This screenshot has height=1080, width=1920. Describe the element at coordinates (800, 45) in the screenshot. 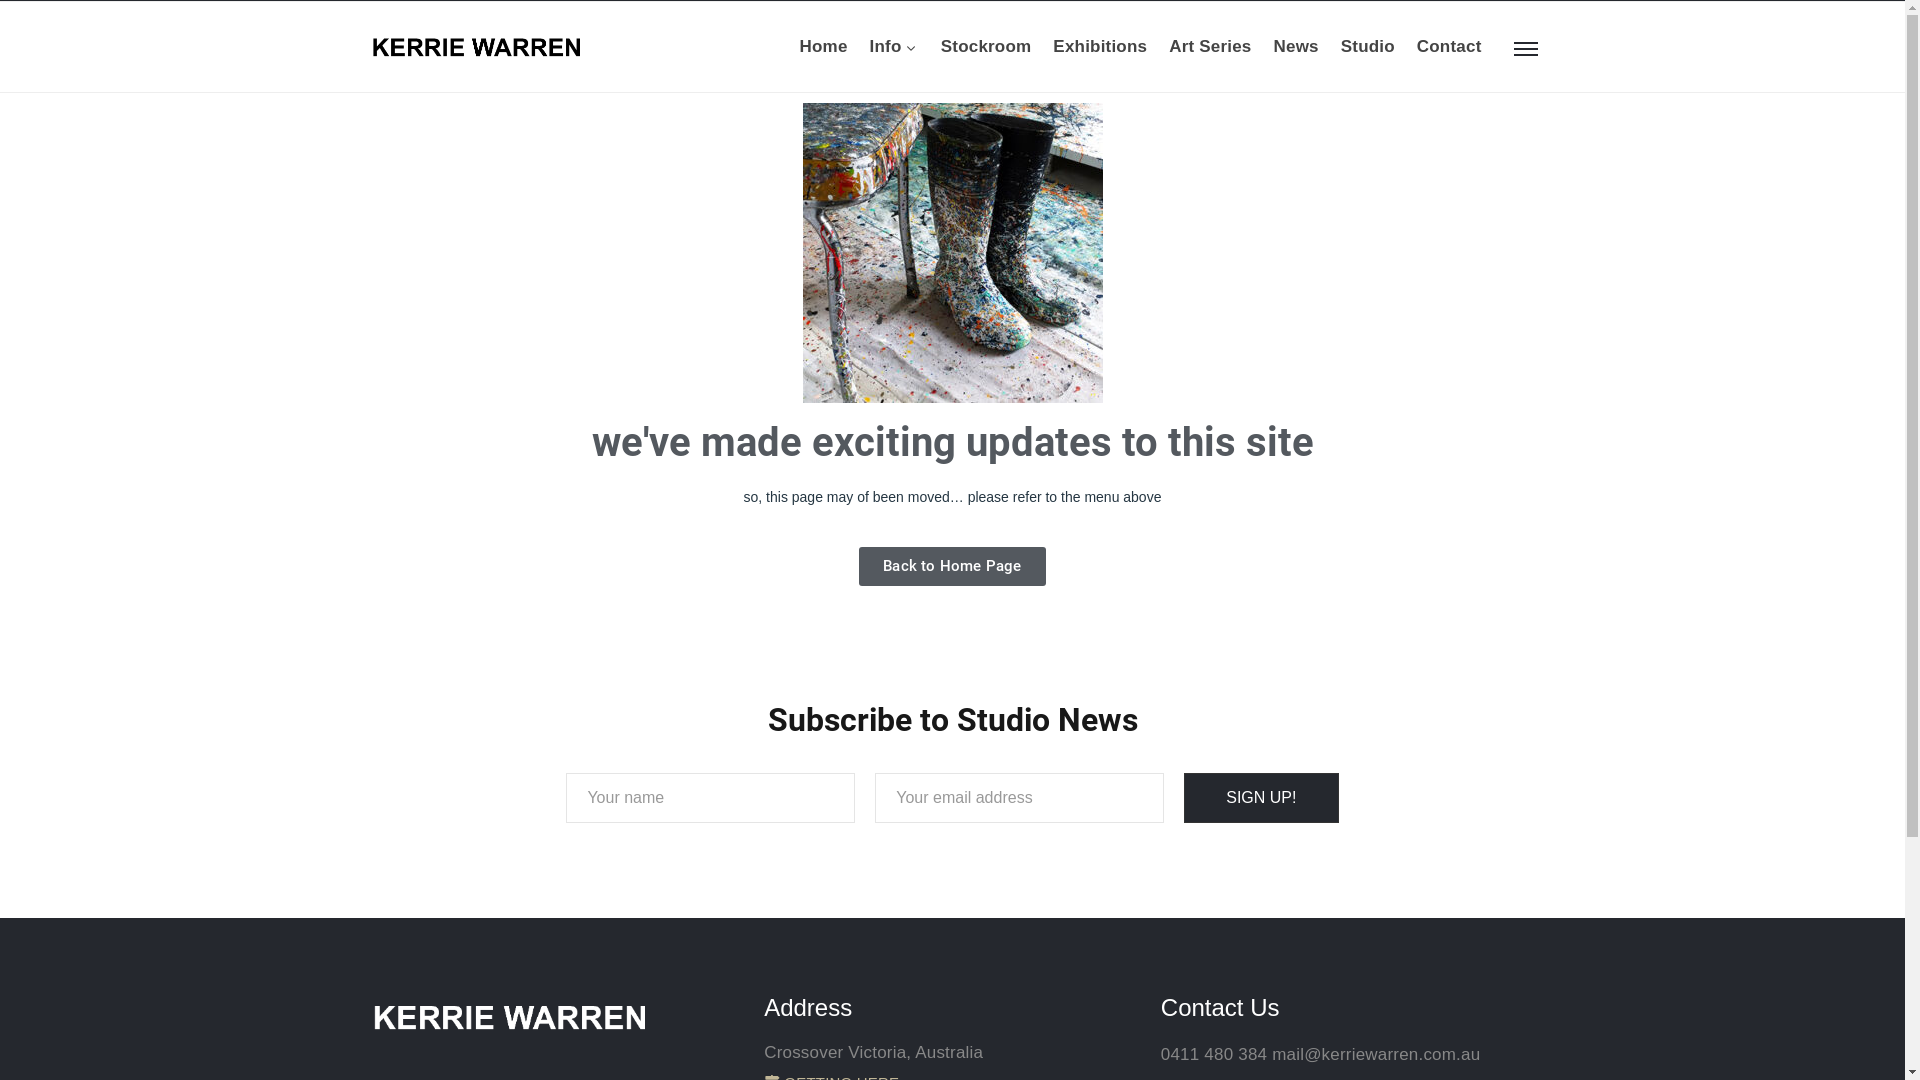

I see `'Home'` at that location.